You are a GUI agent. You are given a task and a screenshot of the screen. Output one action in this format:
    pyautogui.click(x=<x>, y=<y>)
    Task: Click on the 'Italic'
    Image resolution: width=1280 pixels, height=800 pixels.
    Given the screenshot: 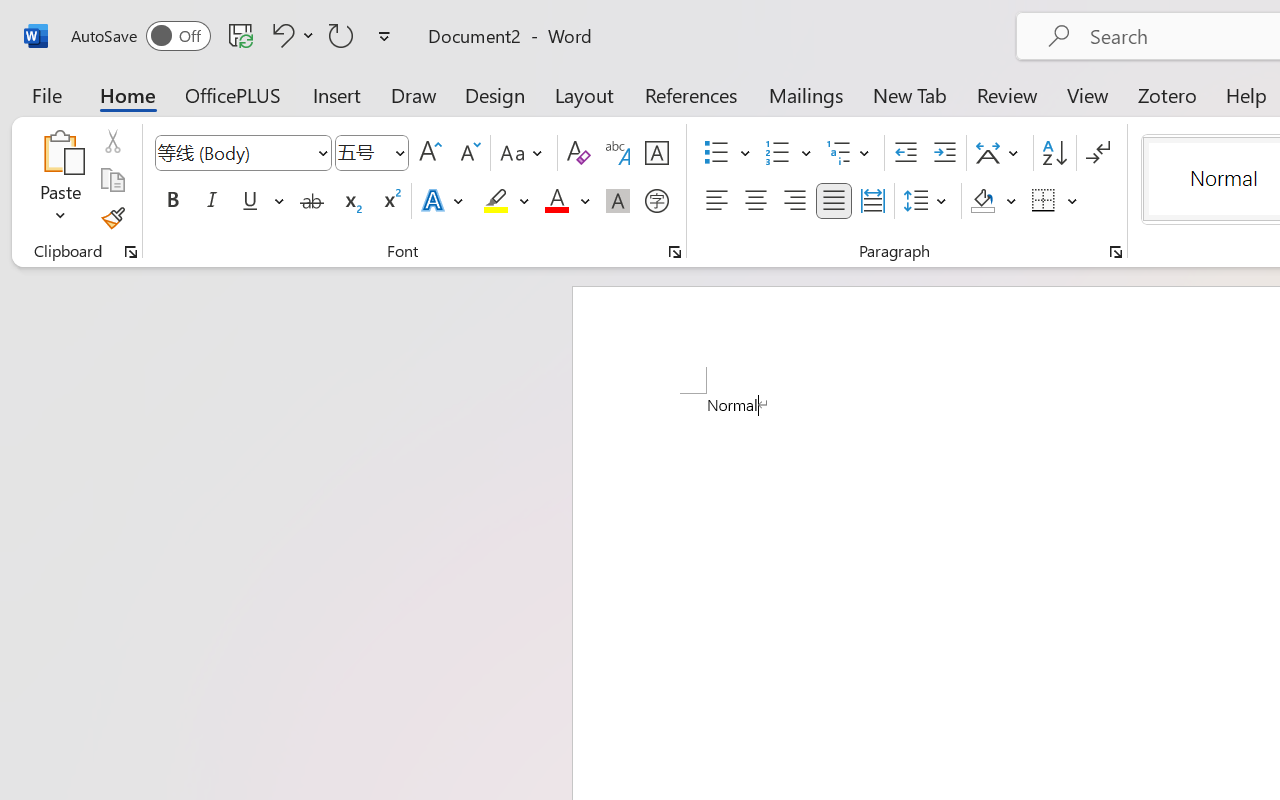 What is the action you would take?
    pyautogui.click(x=212, y=201)
    